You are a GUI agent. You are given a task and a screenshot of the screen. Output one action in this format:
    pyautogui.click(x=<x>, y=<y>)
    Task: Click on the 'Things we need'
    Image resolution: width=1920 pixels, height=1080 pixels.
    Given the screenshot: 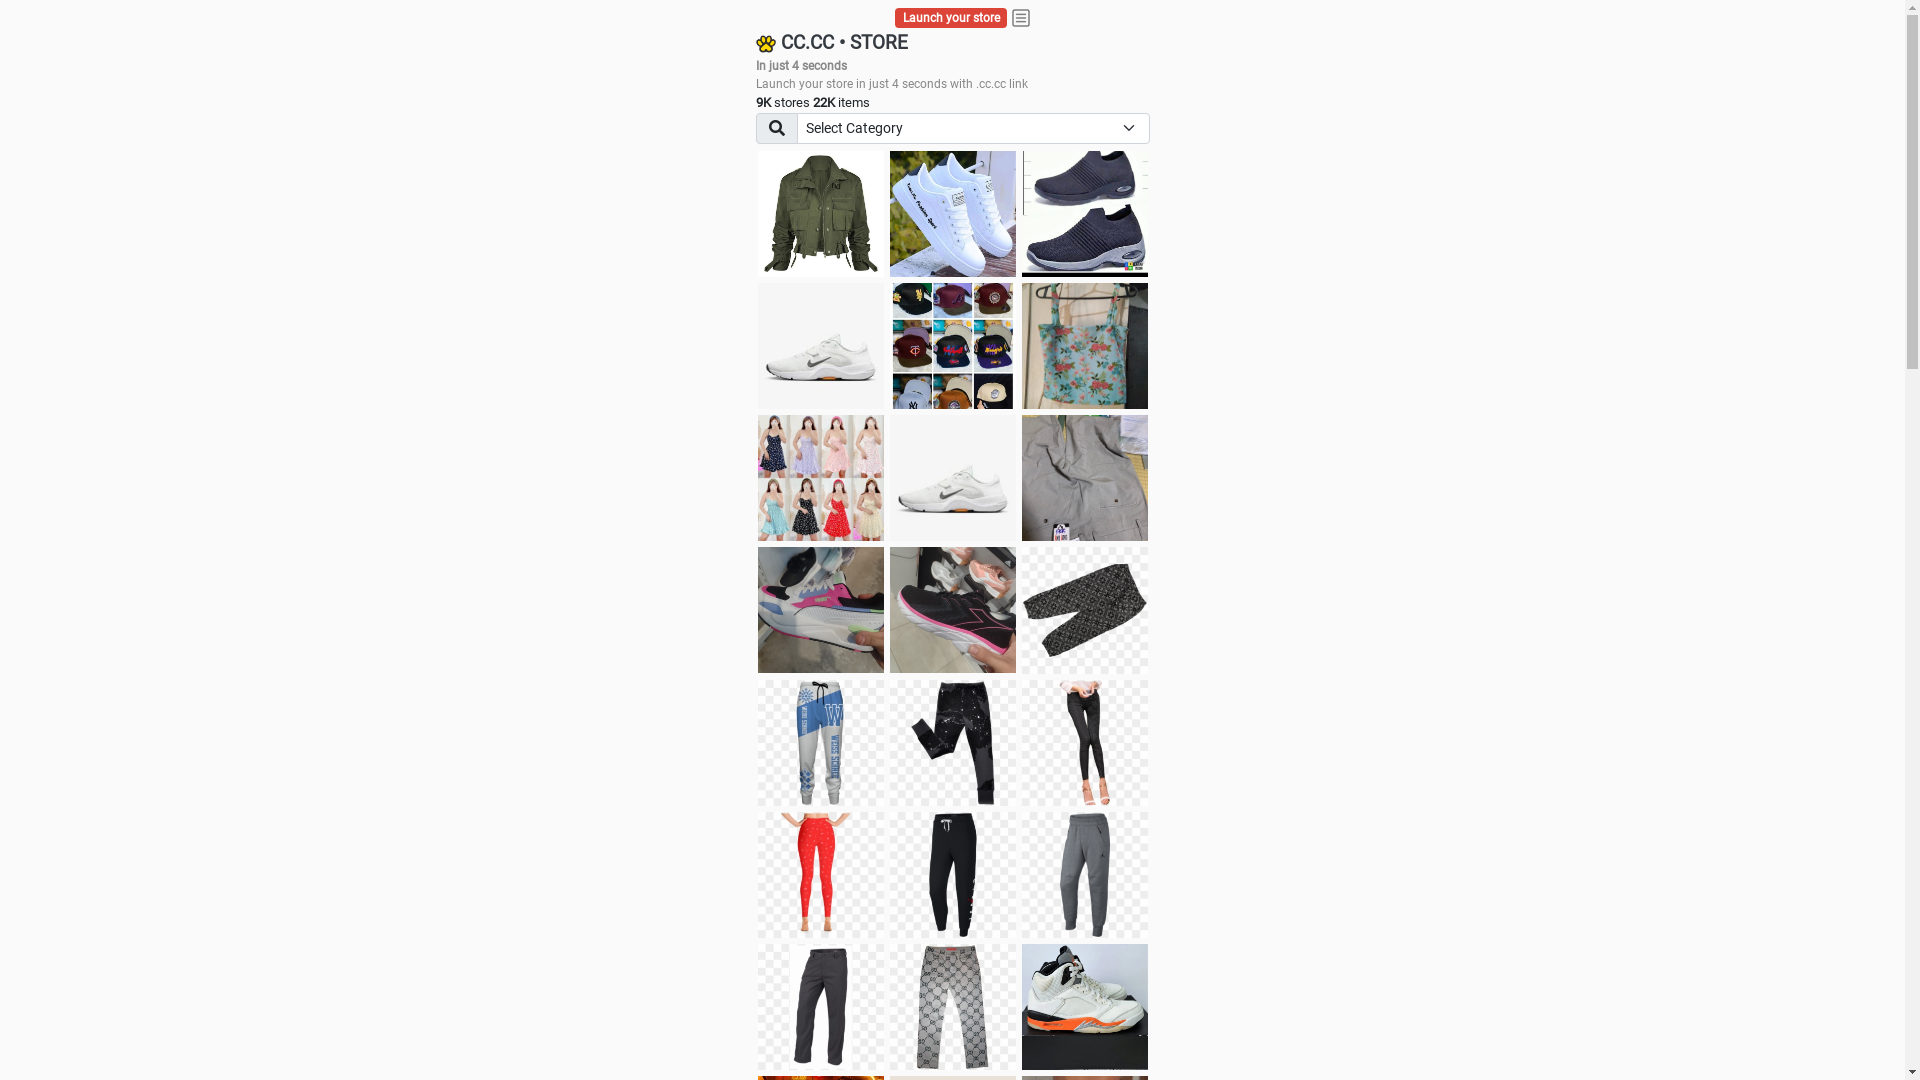 What is the action you would take?
    pyautogui.click(x=952, y=345)
    